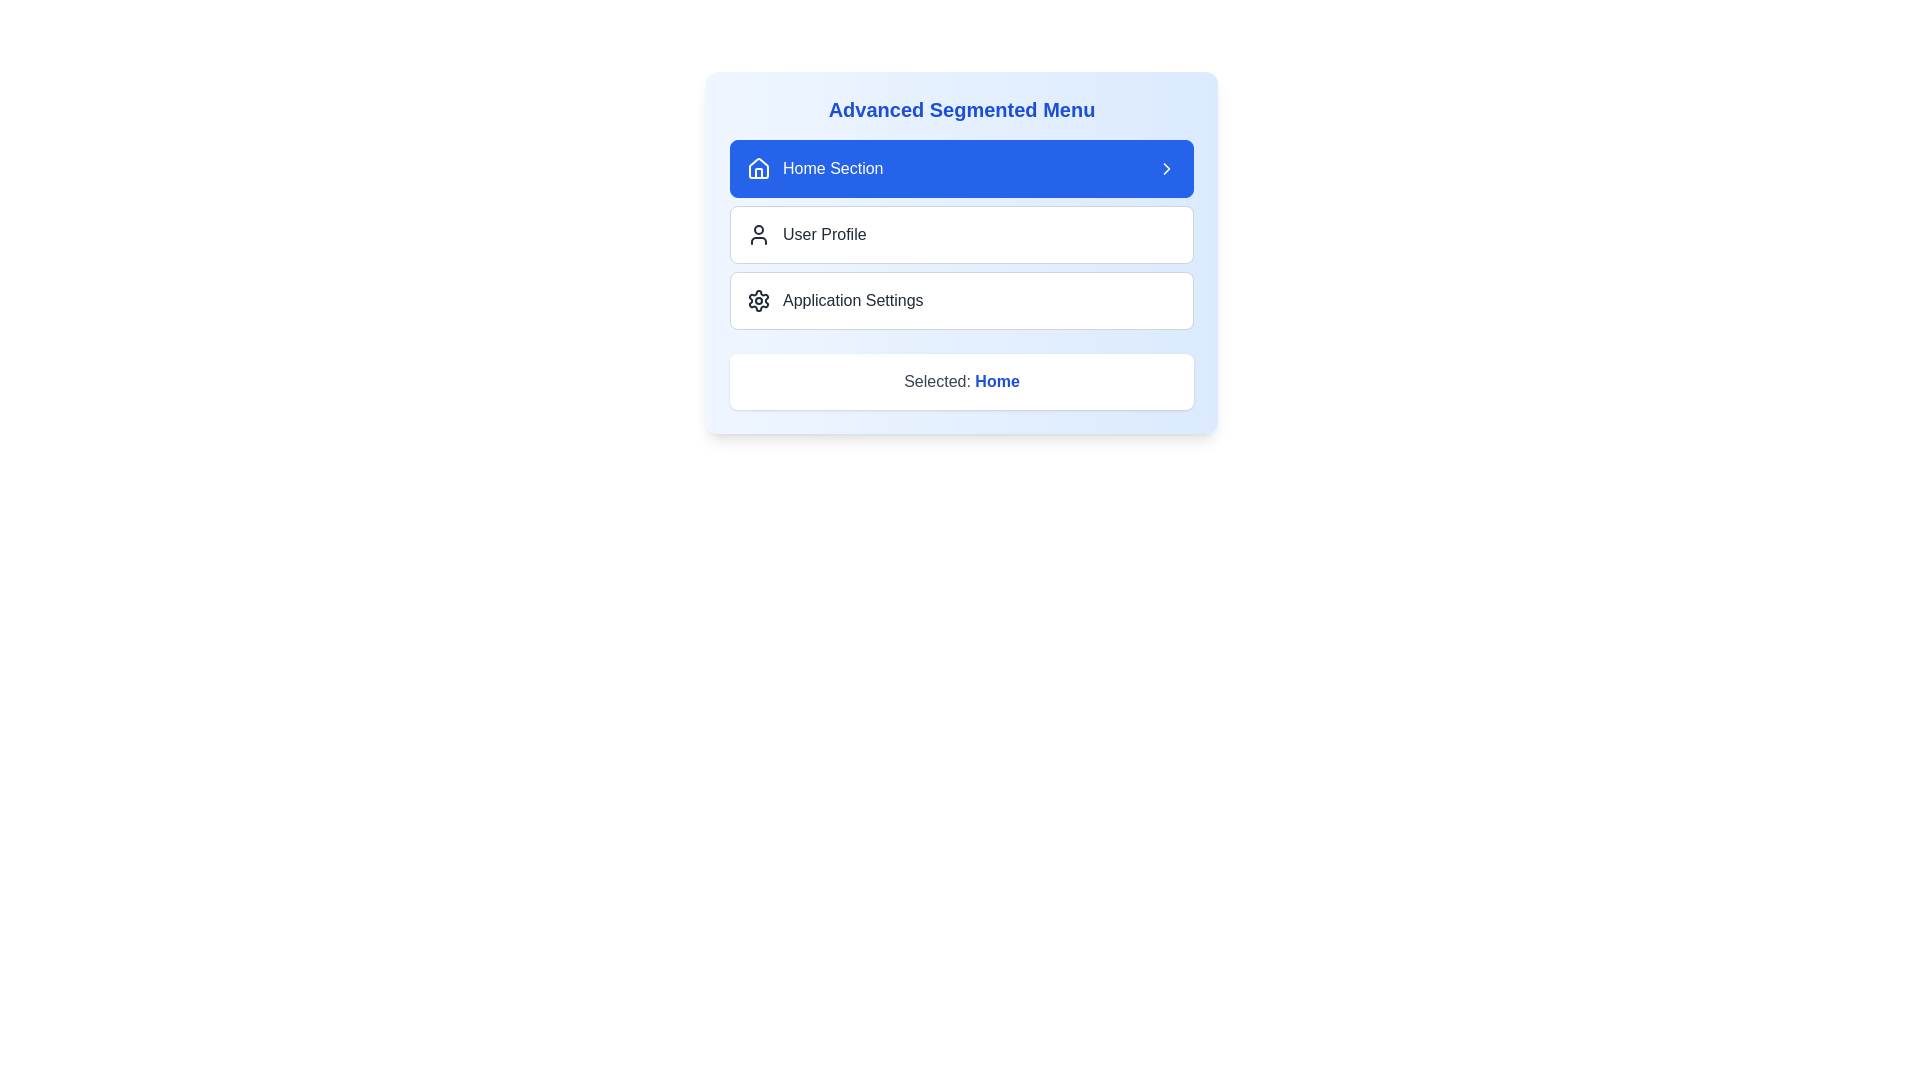 The width and height of the screenshot is (1920, 1080). Describe the element at coordinates (757, 234) in the screenshot. I see `the 'User Profile' icon located on the left side of the 'User Profile' menu option for visual cues` at that location.